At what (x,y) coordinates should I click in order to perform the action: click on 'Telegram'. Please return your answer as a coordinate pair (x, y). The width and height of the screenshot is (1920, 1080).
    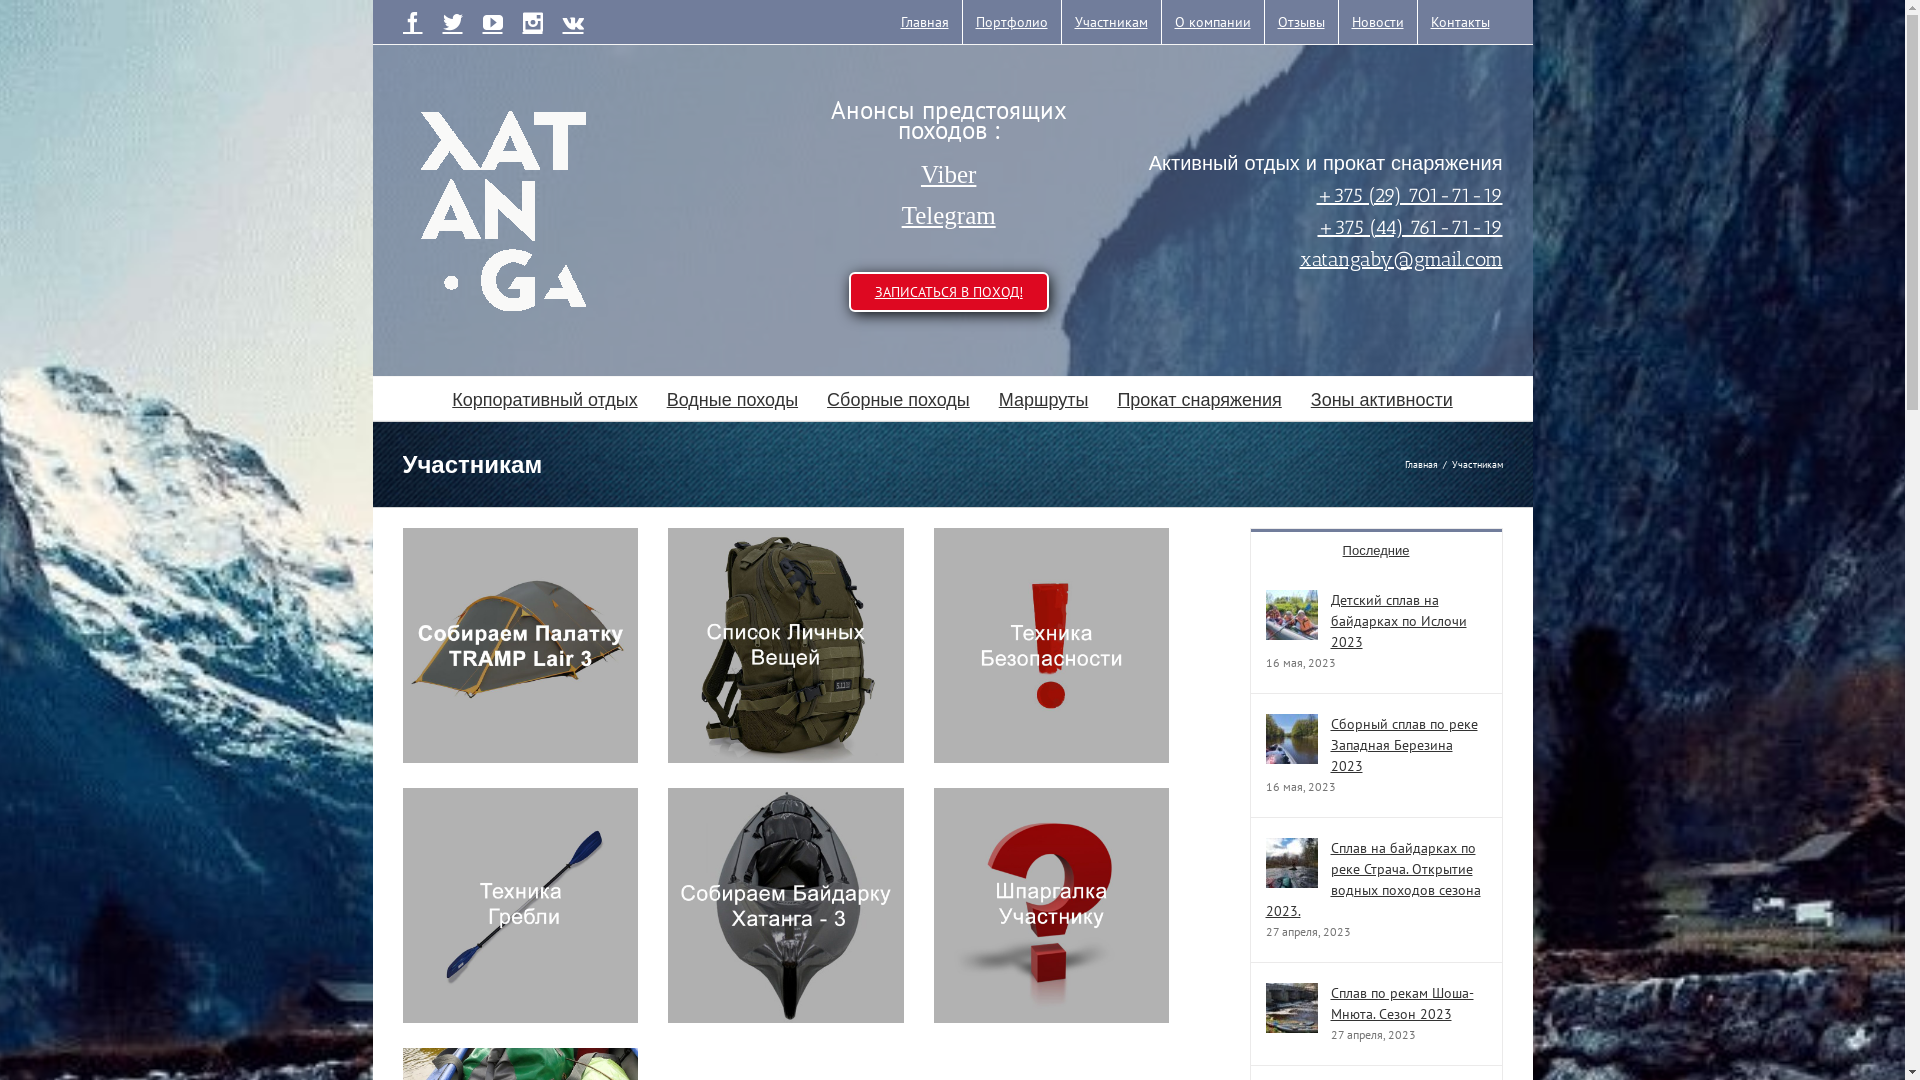
    Looking at the image, I should click on (948, 216).